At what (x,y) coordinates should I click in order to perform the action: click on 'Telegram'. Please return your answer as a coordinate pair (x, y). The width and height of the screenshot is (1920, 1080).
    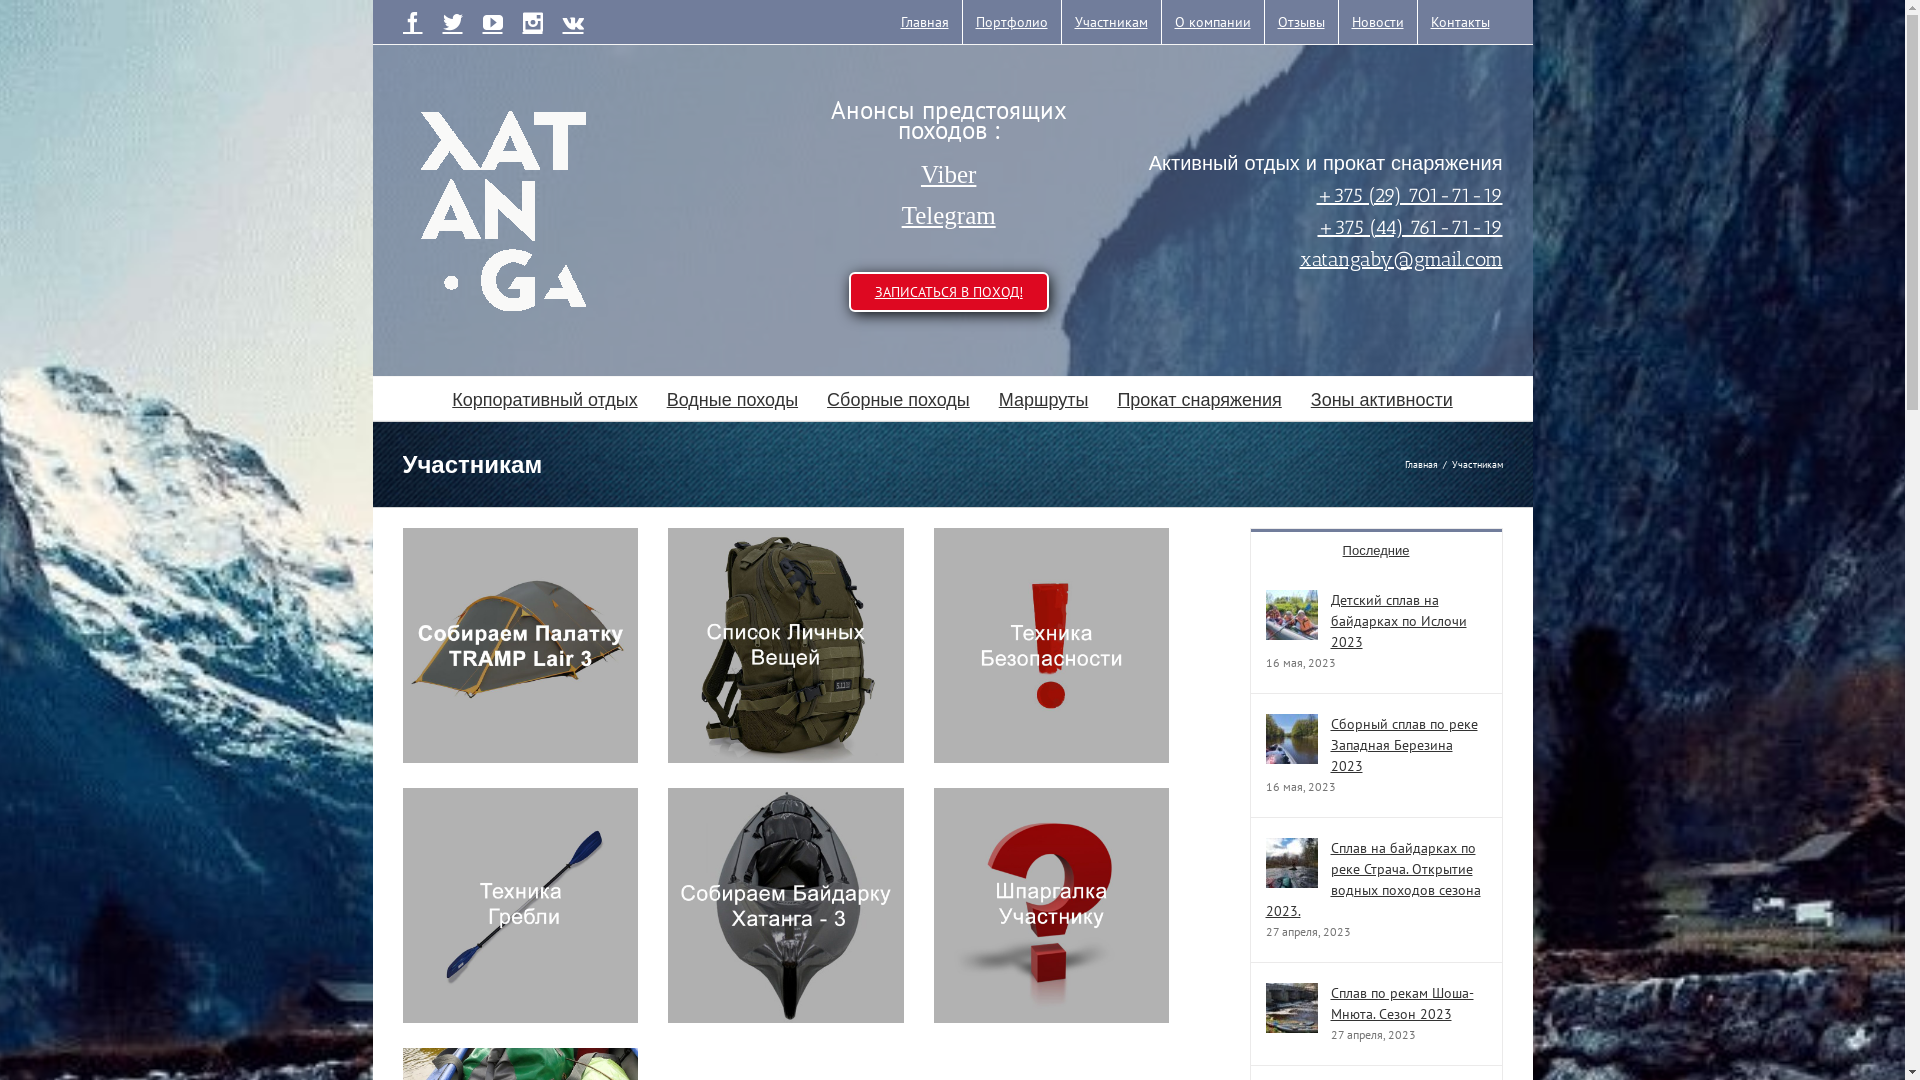
    Looking at the image, I should click on (948, 216).